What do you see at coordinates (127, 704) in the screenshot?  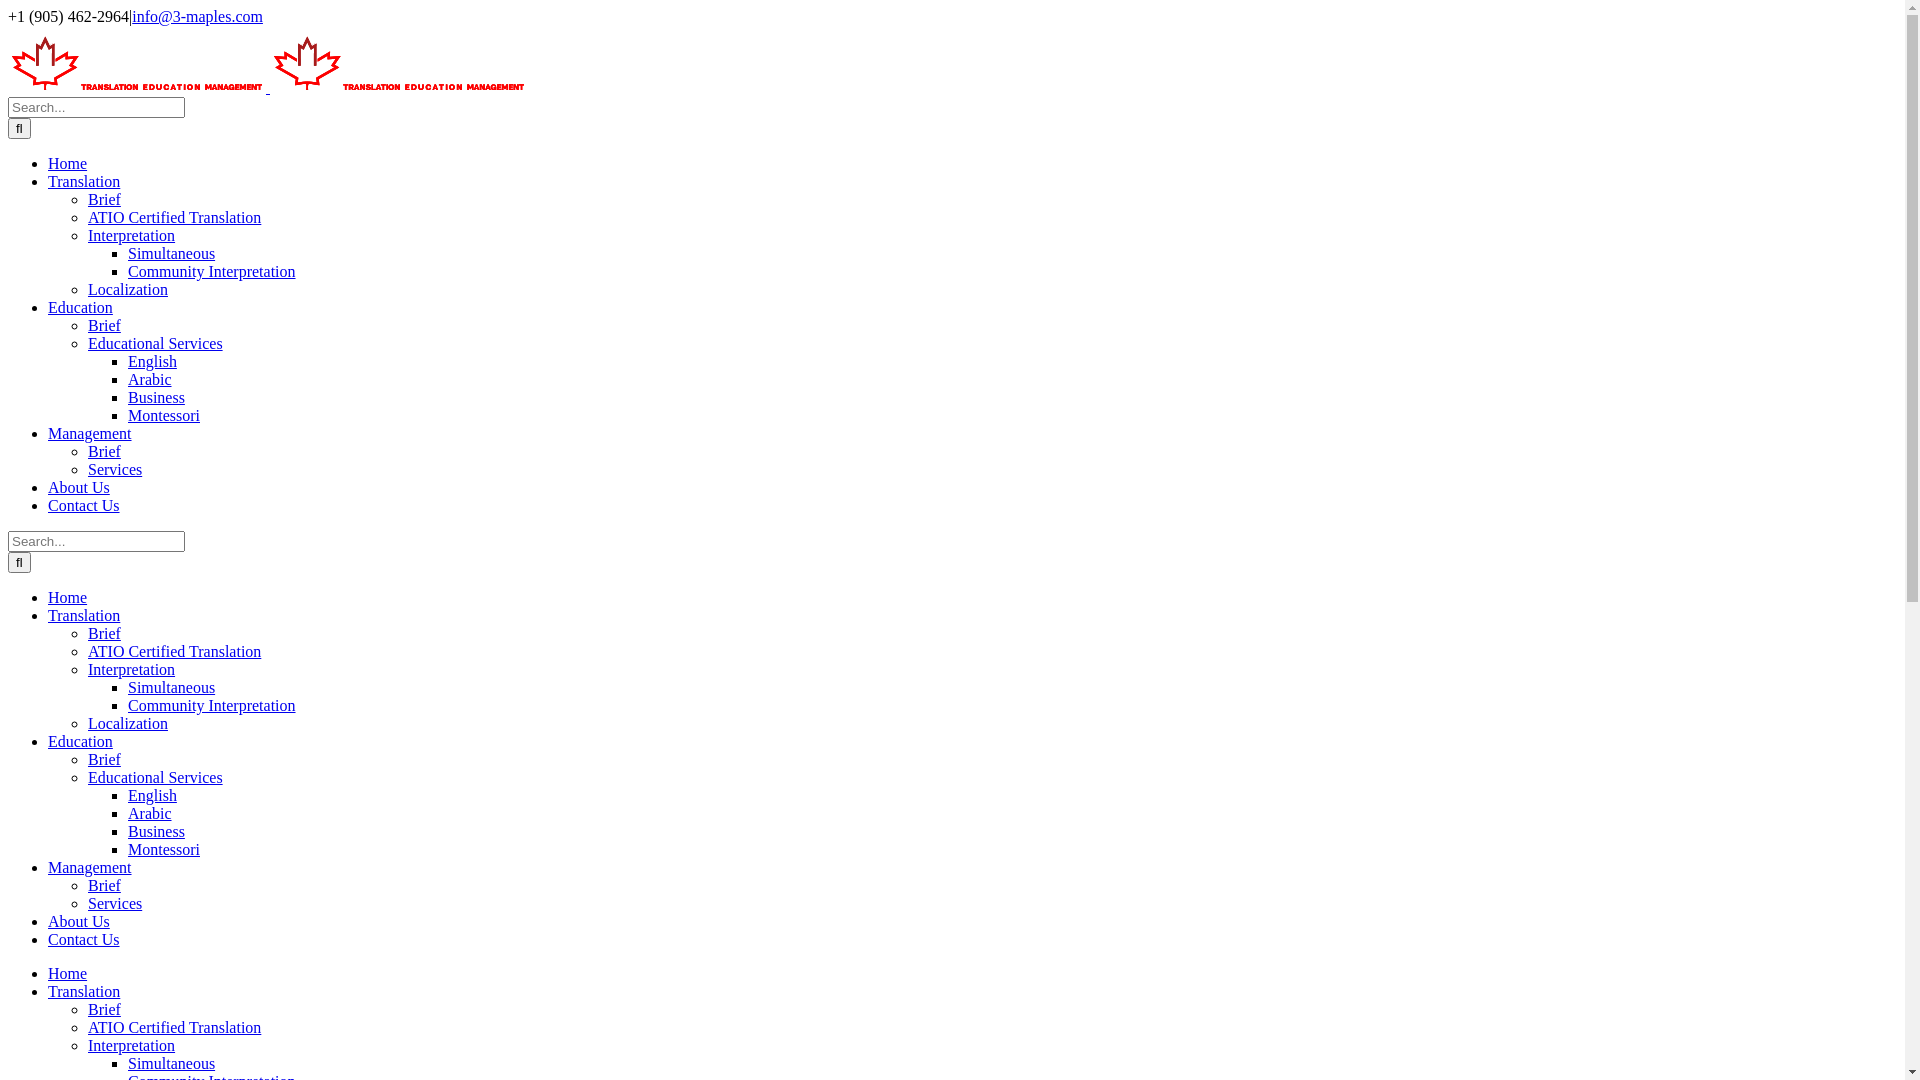 I see `'Community Interpretation'` at bounding box center [127, 704].